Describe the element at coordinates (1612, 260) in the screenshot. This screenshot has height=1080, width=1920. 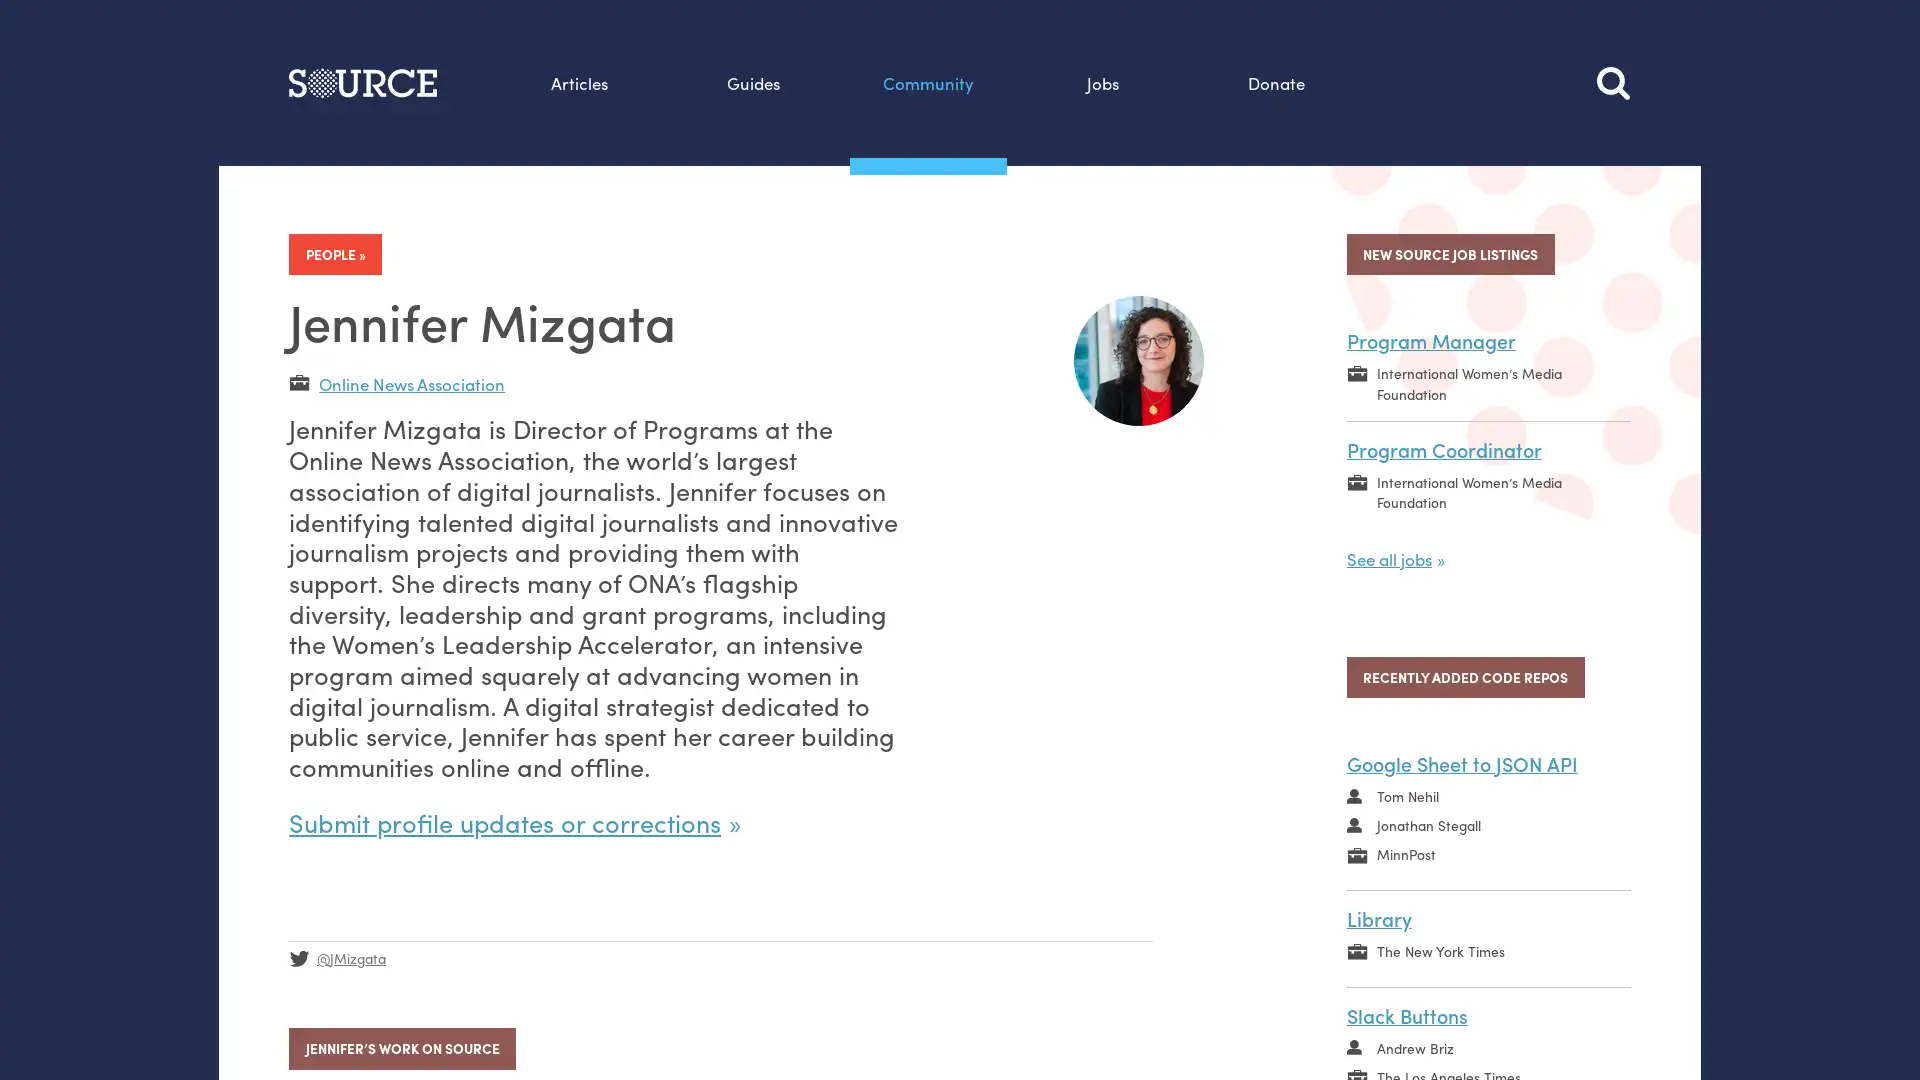
I see `Search` at that location.